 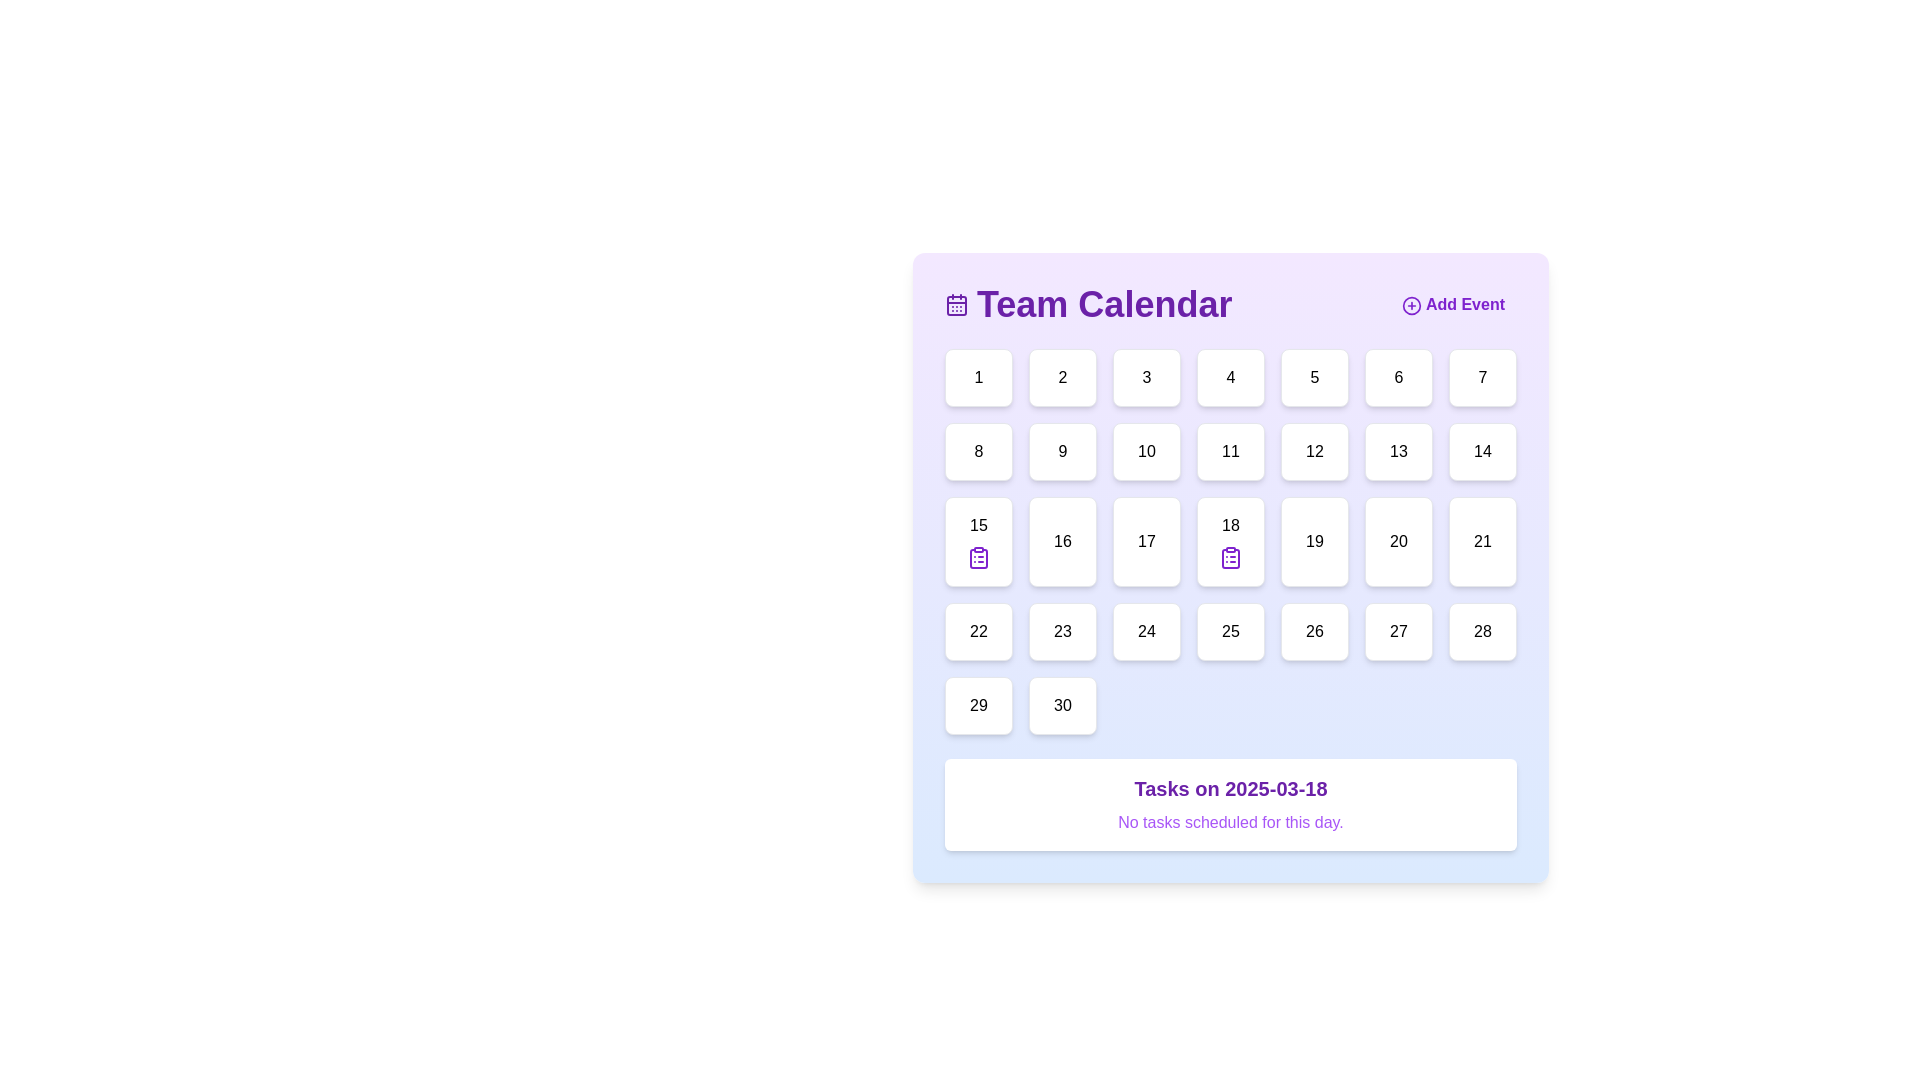 I want to click on the button representing a selectable date, so click(x=1147, y=378).